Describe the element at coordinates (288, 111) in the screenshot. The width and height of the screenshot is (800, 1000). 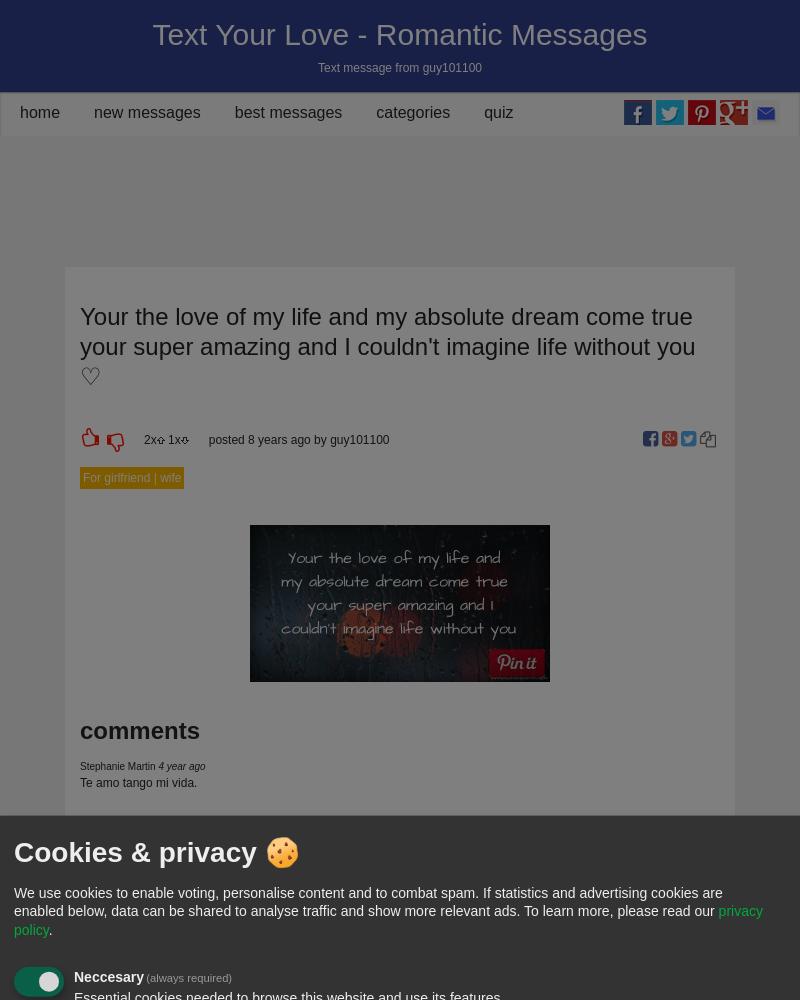
I see `'best messages'` at that location.